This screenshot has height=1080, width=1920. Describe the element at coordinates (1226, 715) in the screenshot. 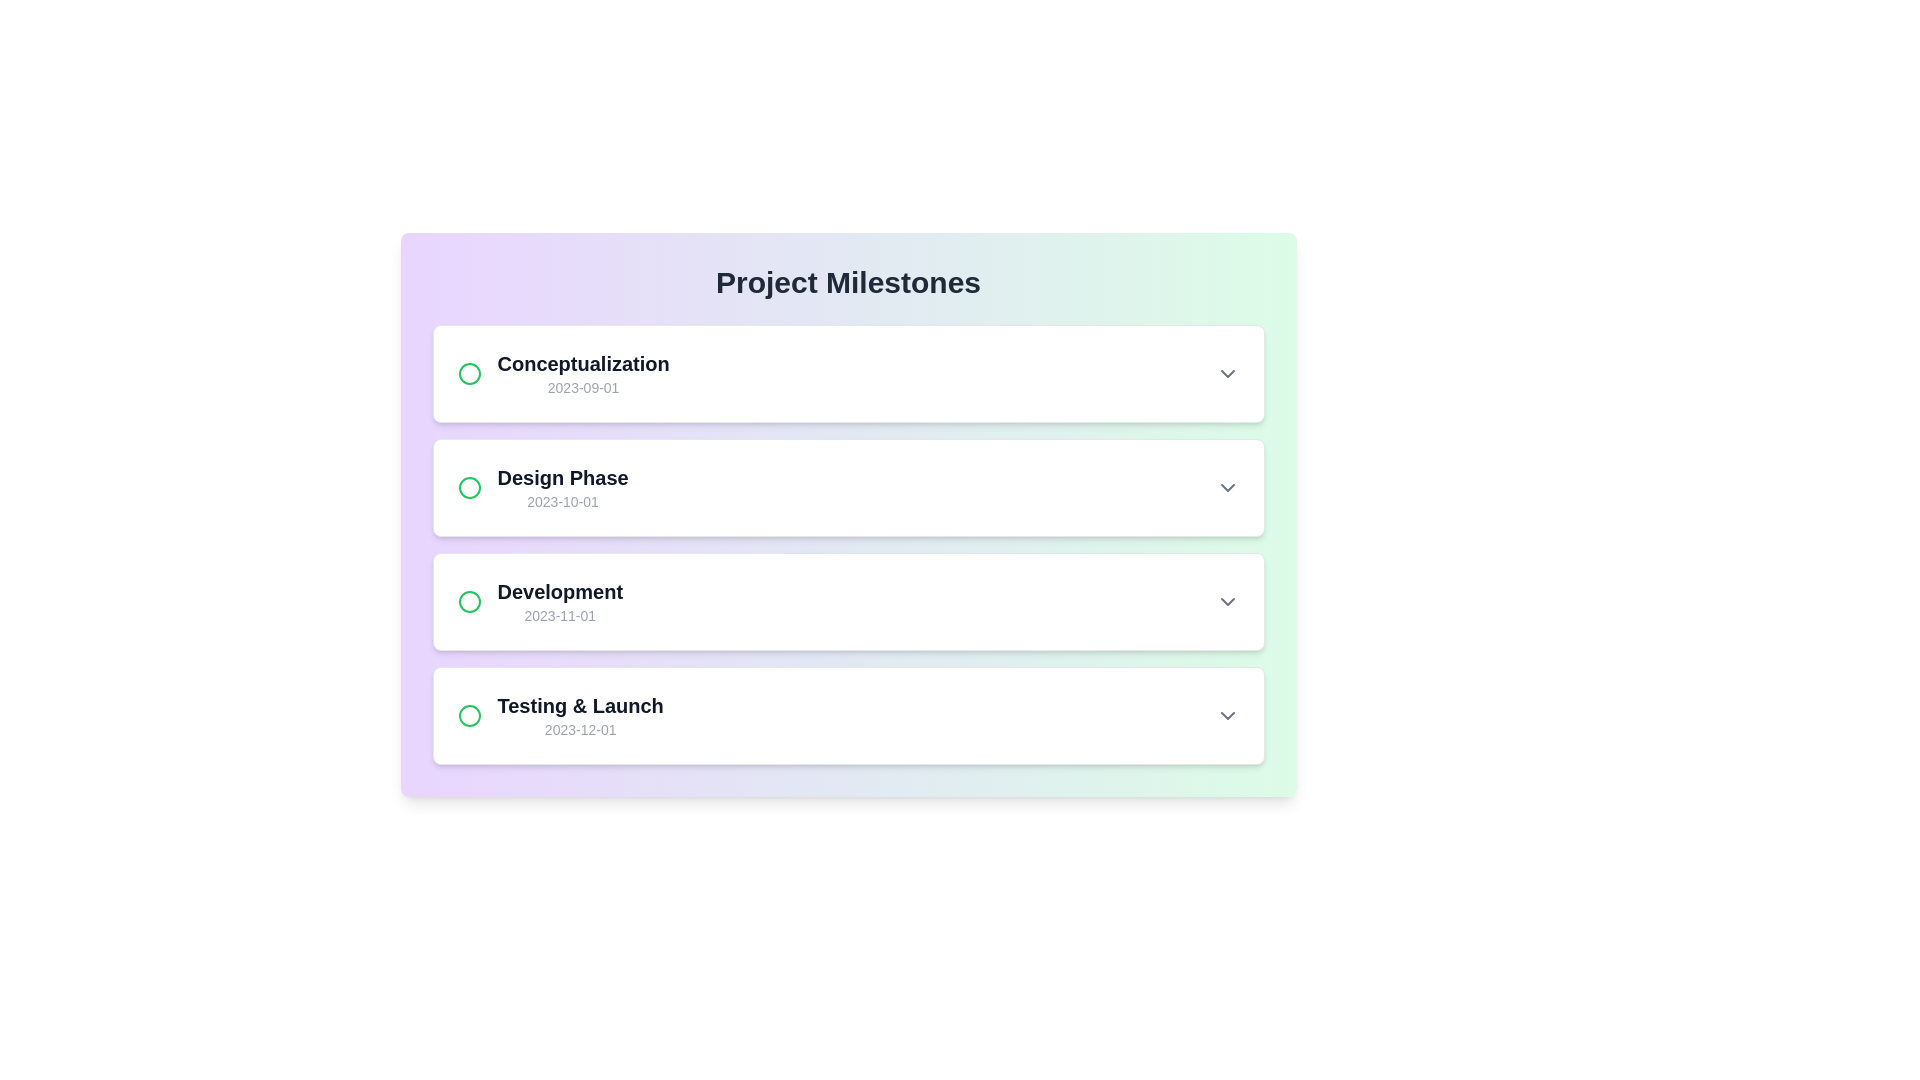

I see `the downward-facing chevron toggle icon located at the far-right side of the 'Testing & Launch 2023-12-01' item for visual feedback` at that location.